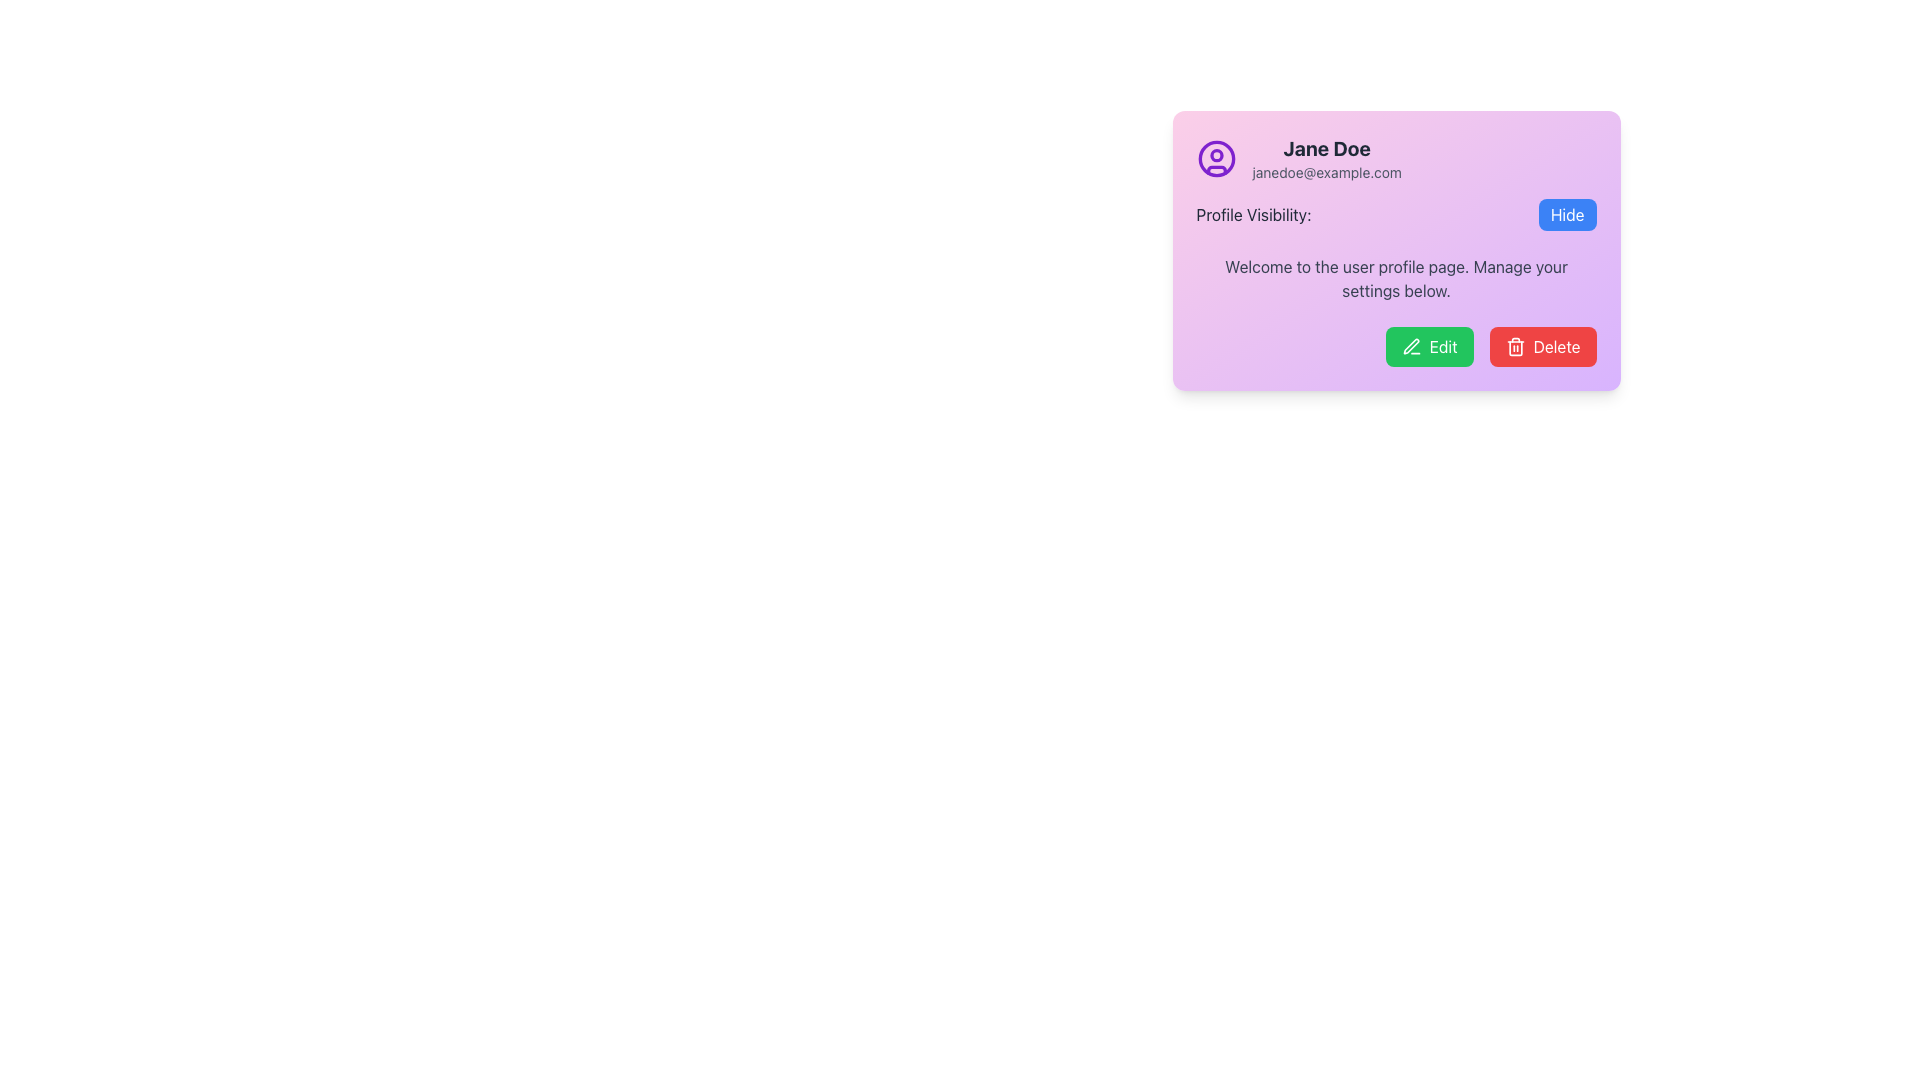  Describe the element at coordinates (1395, 278) in the screenshot. I see `the text label displaying 'Welcome to the user profile page. Manage your settings below.' which is styled in a muted dark gray color on a light purple background` at that location.